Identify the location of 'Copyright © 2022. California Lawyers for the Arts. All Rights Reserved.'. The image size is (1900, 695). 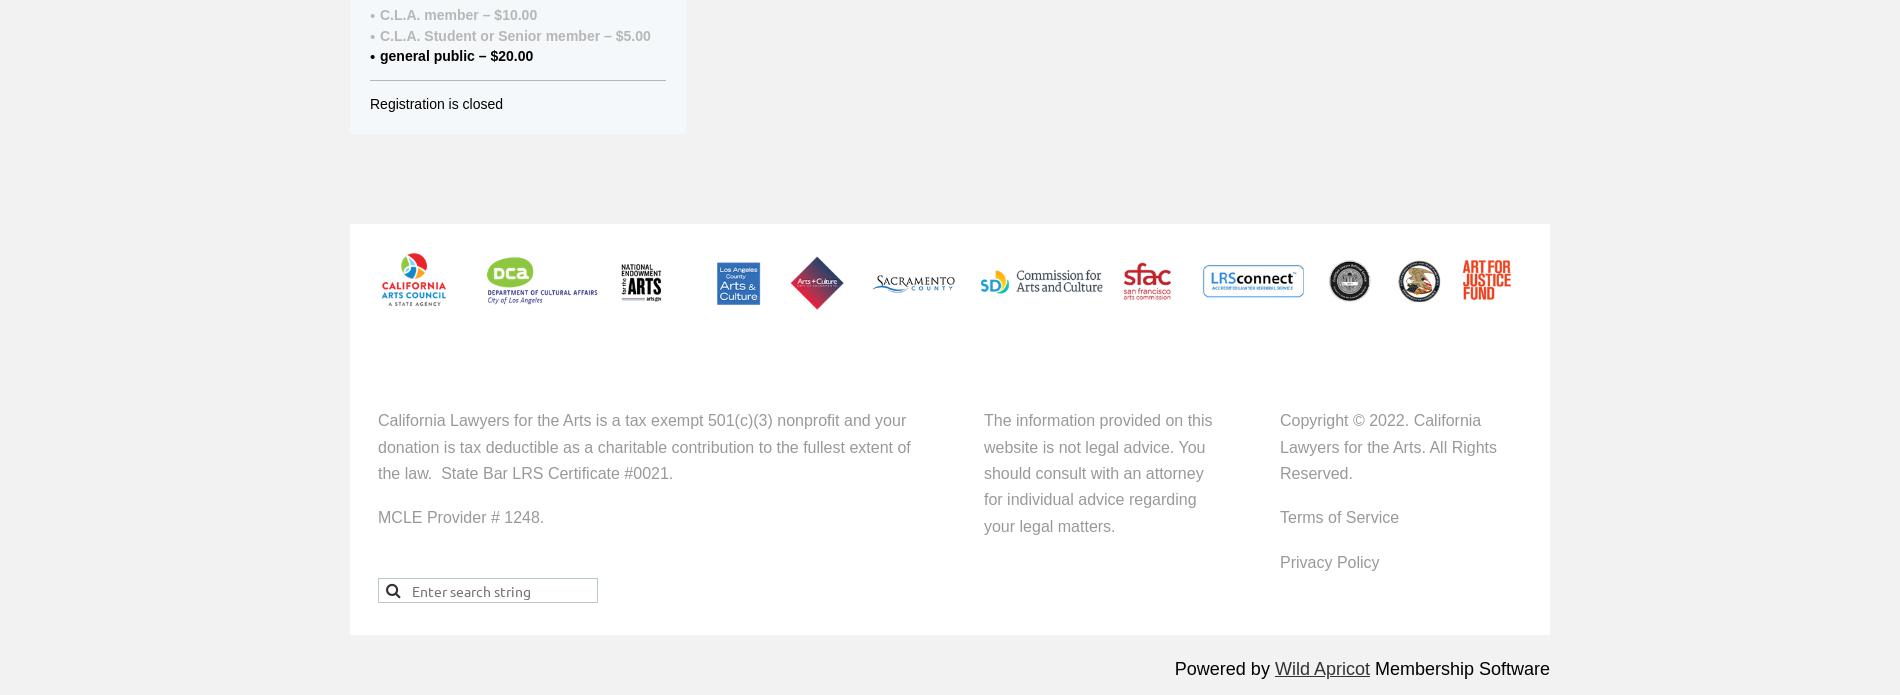
(1386, 447).